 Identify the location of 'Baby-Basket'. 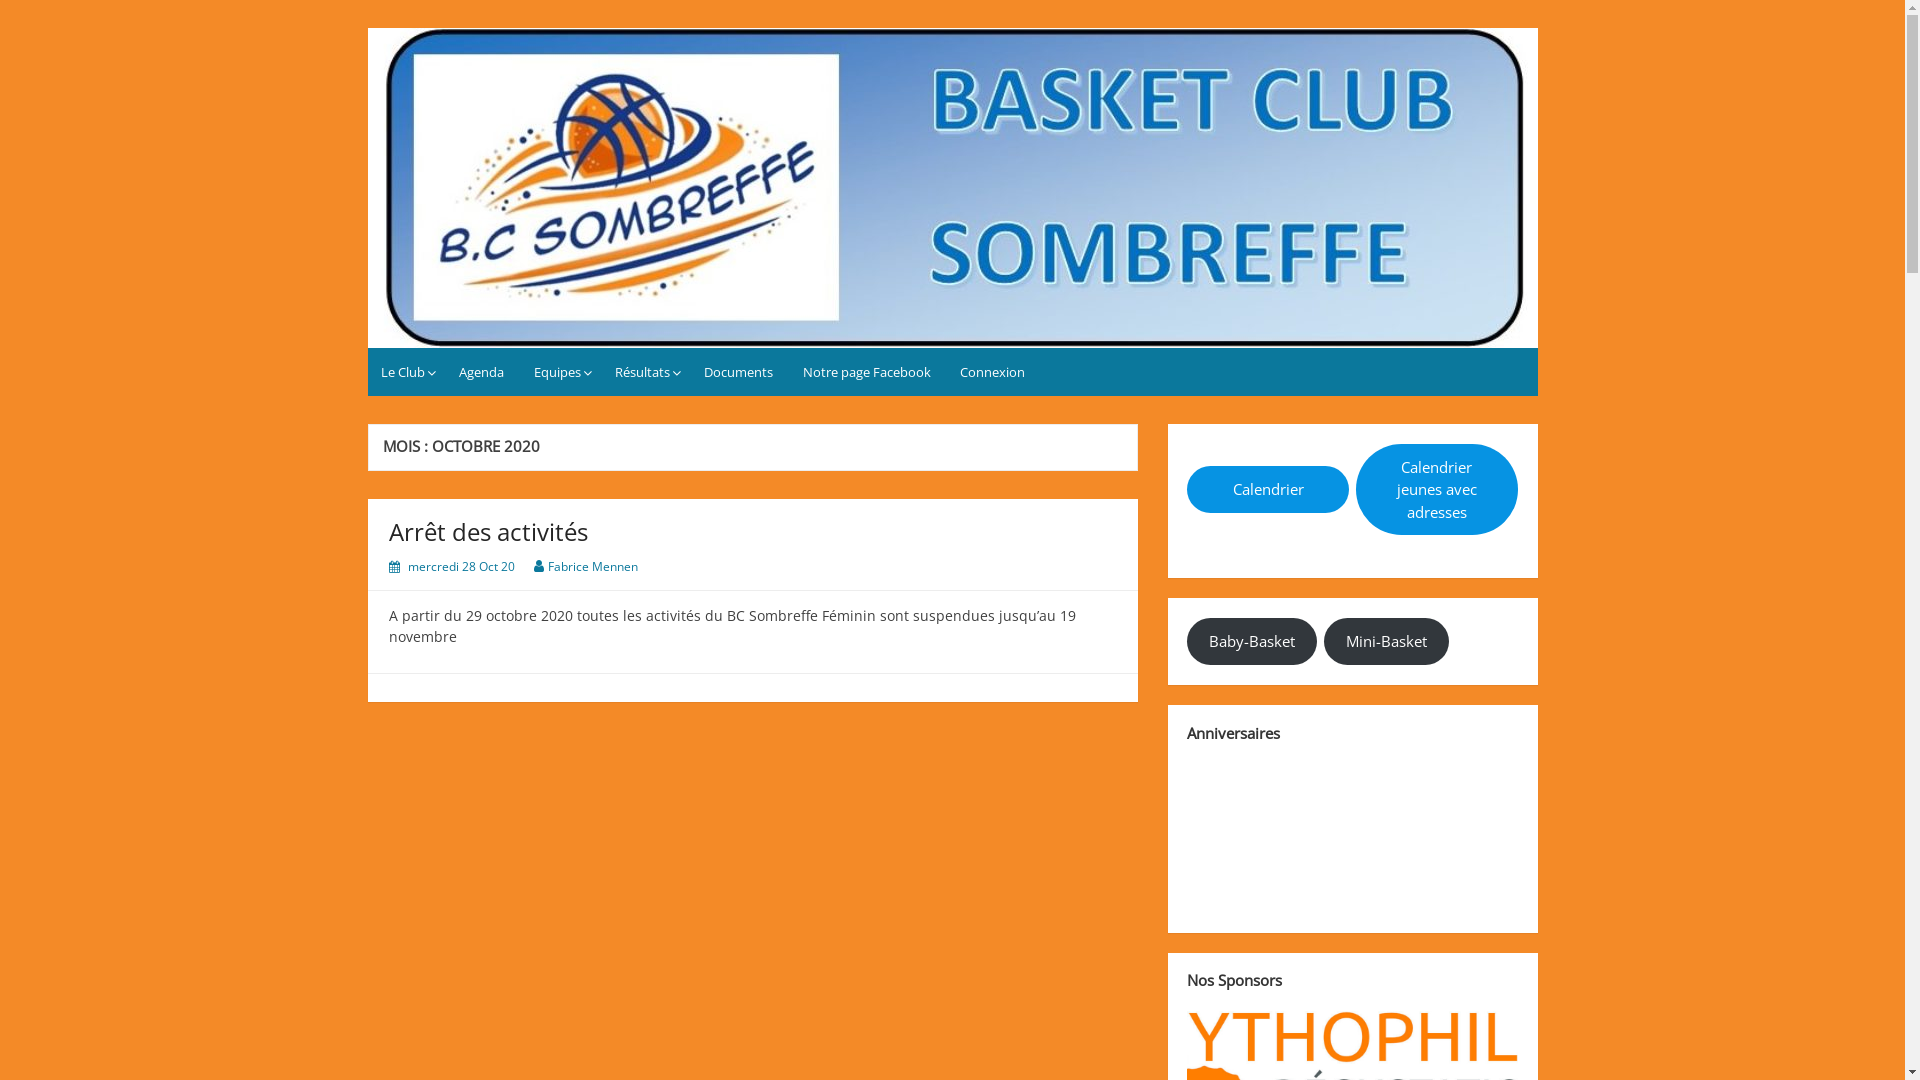
(1251, 640).